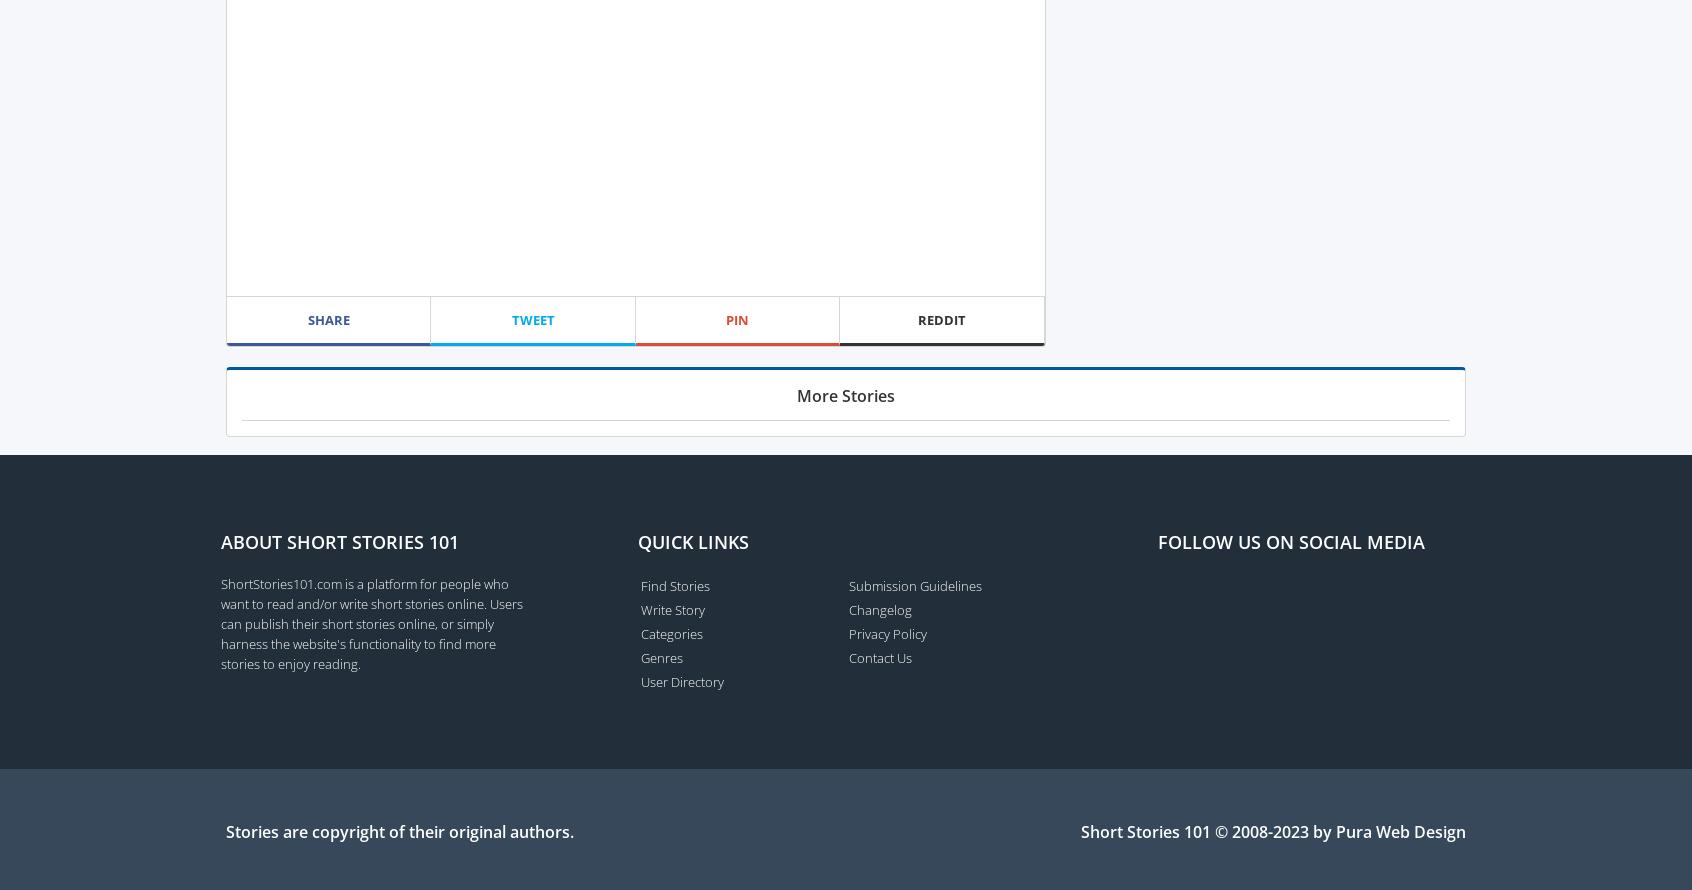 This screenshot has height=890, width=1692. I want to click on 'Pura Web Design', so click(1400, 829).